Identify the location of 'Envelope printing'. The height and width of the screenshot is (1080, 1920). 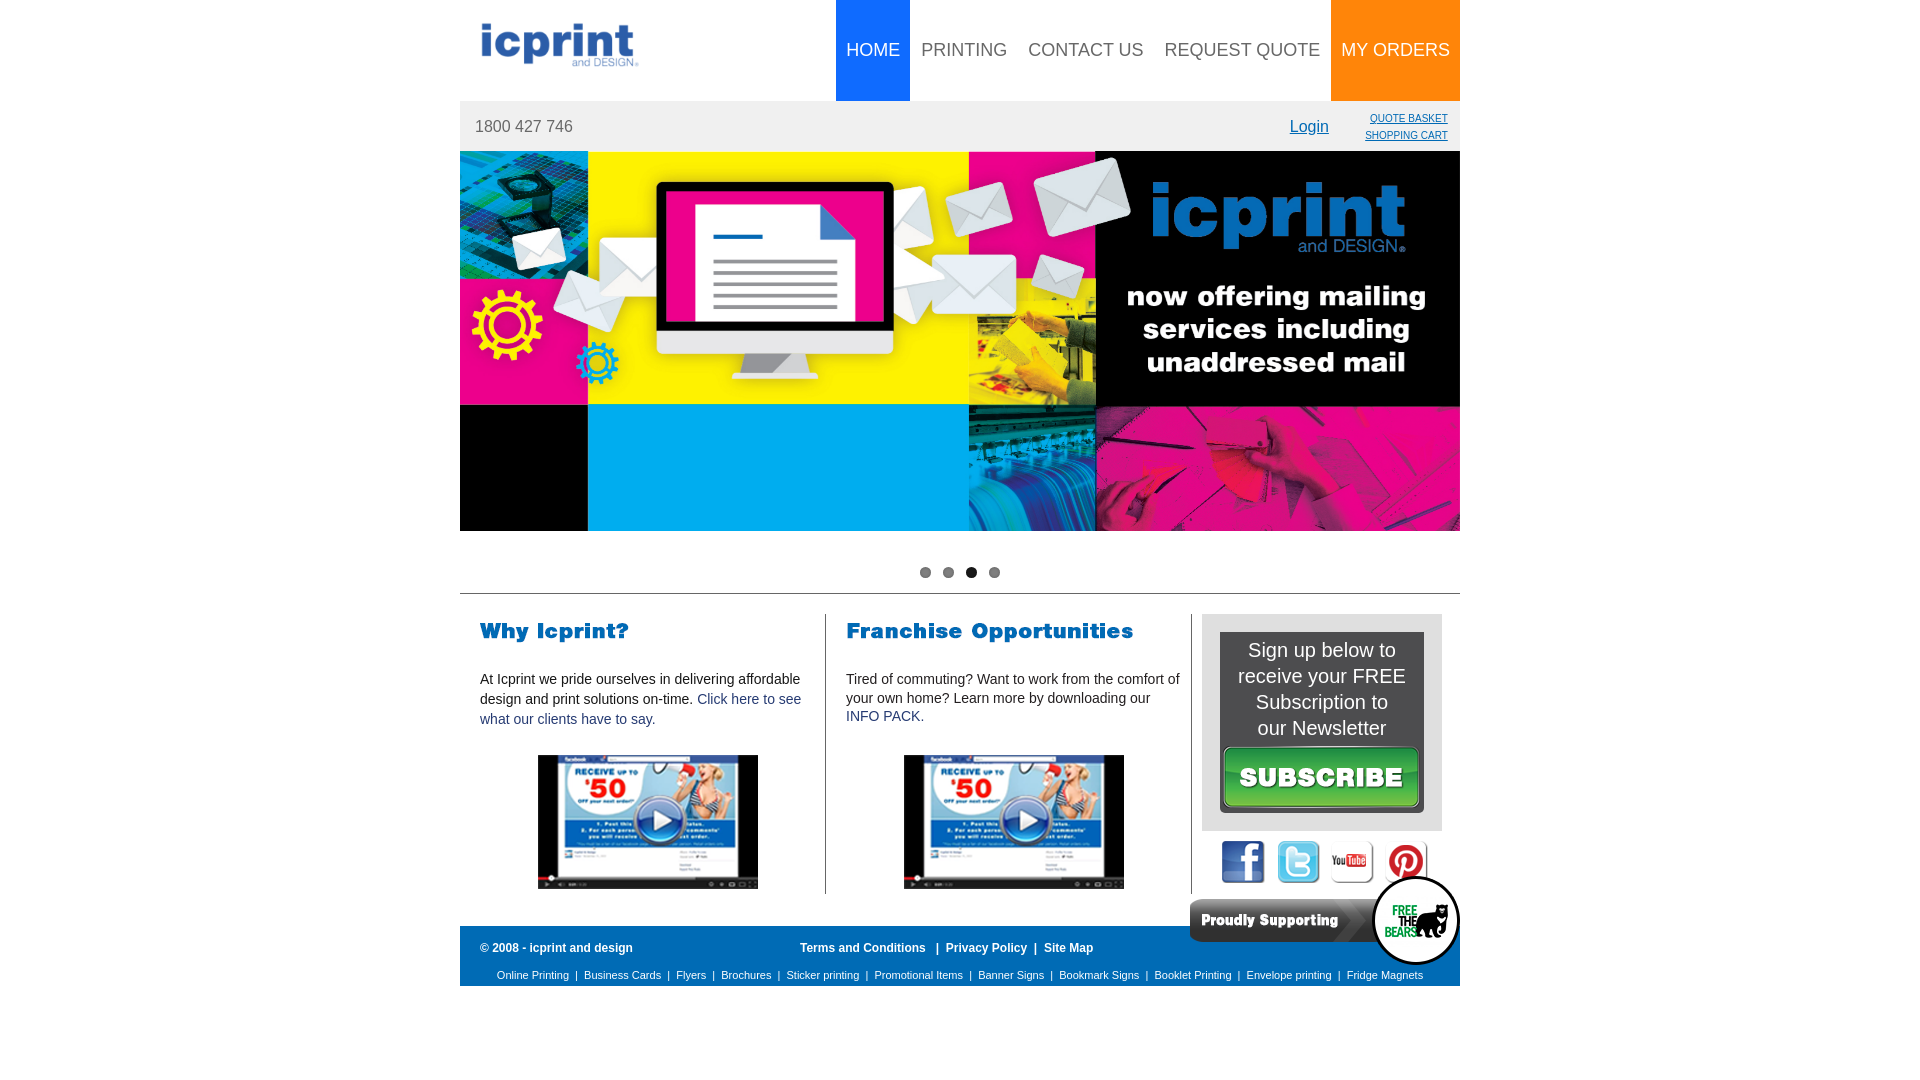
(1289, 974).